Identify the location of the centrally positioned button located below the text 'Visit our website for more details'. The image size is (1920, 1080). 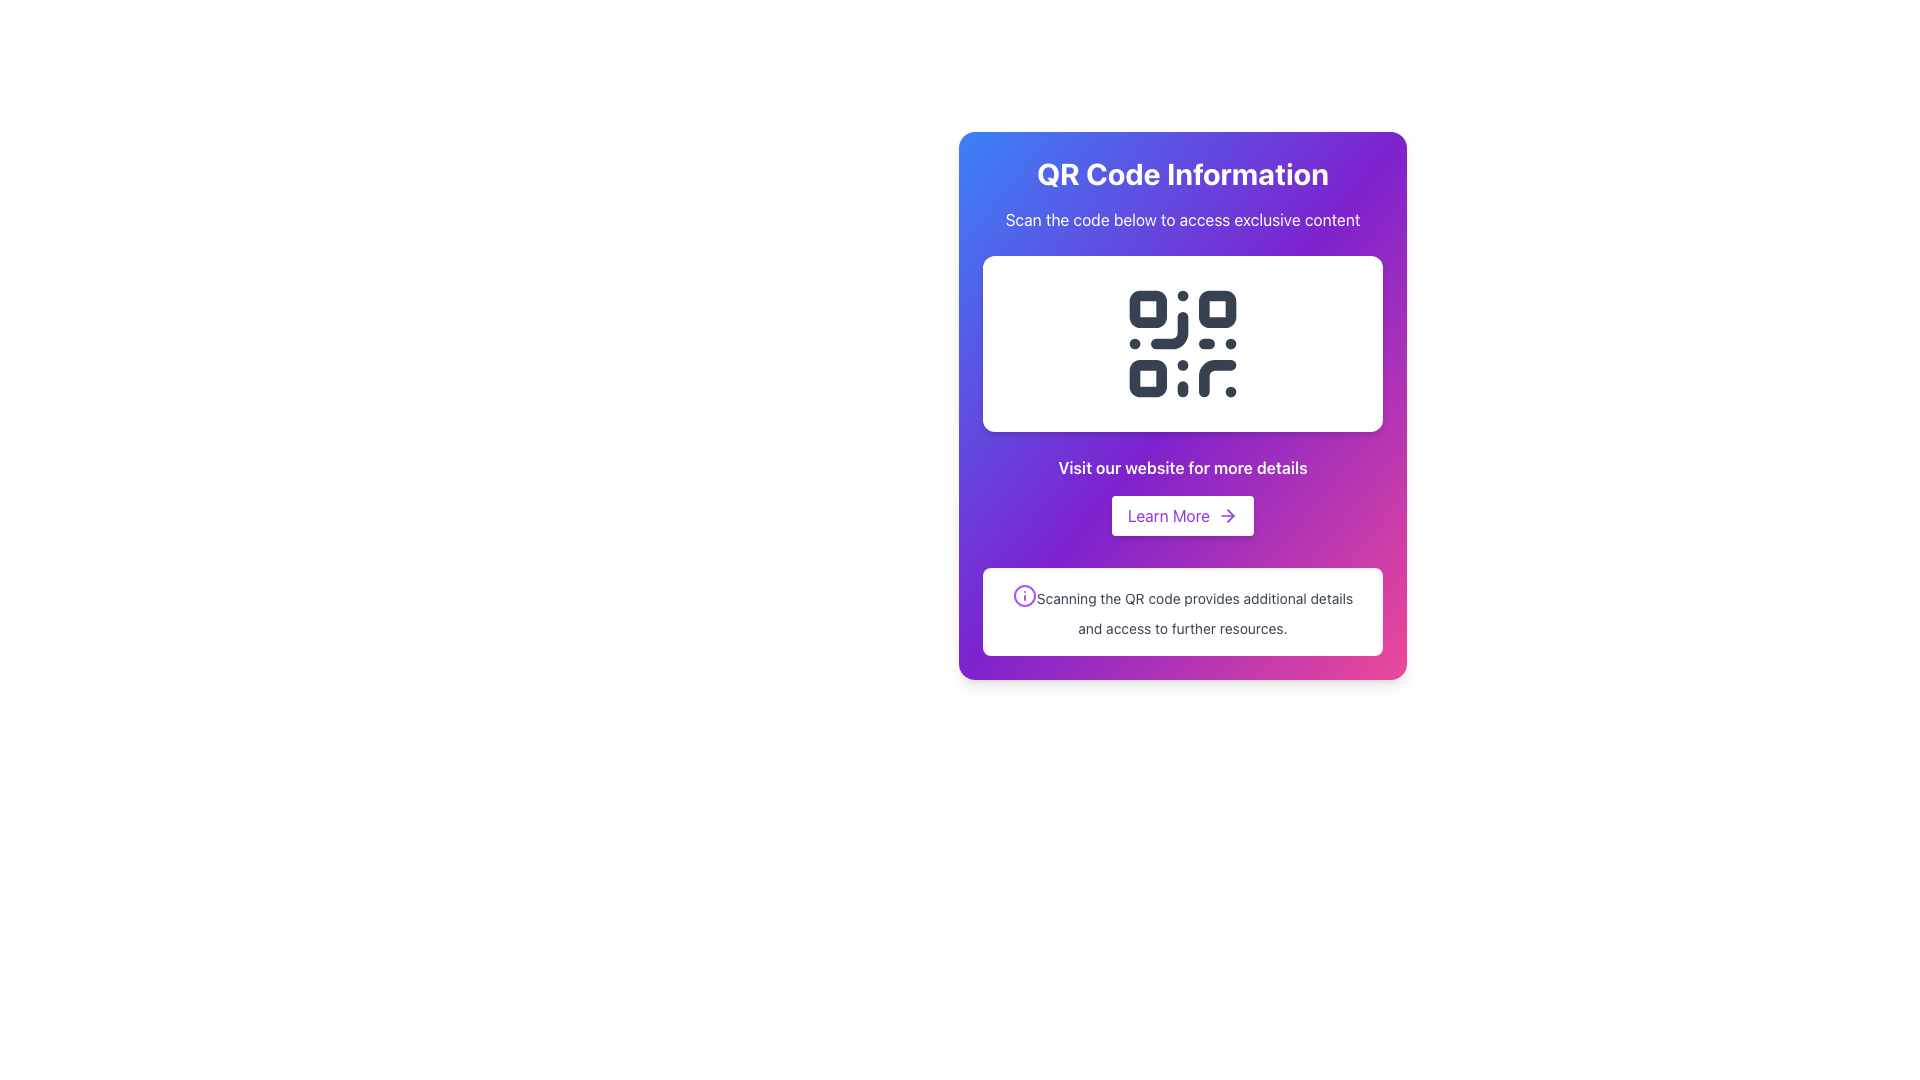
(1182, 515).